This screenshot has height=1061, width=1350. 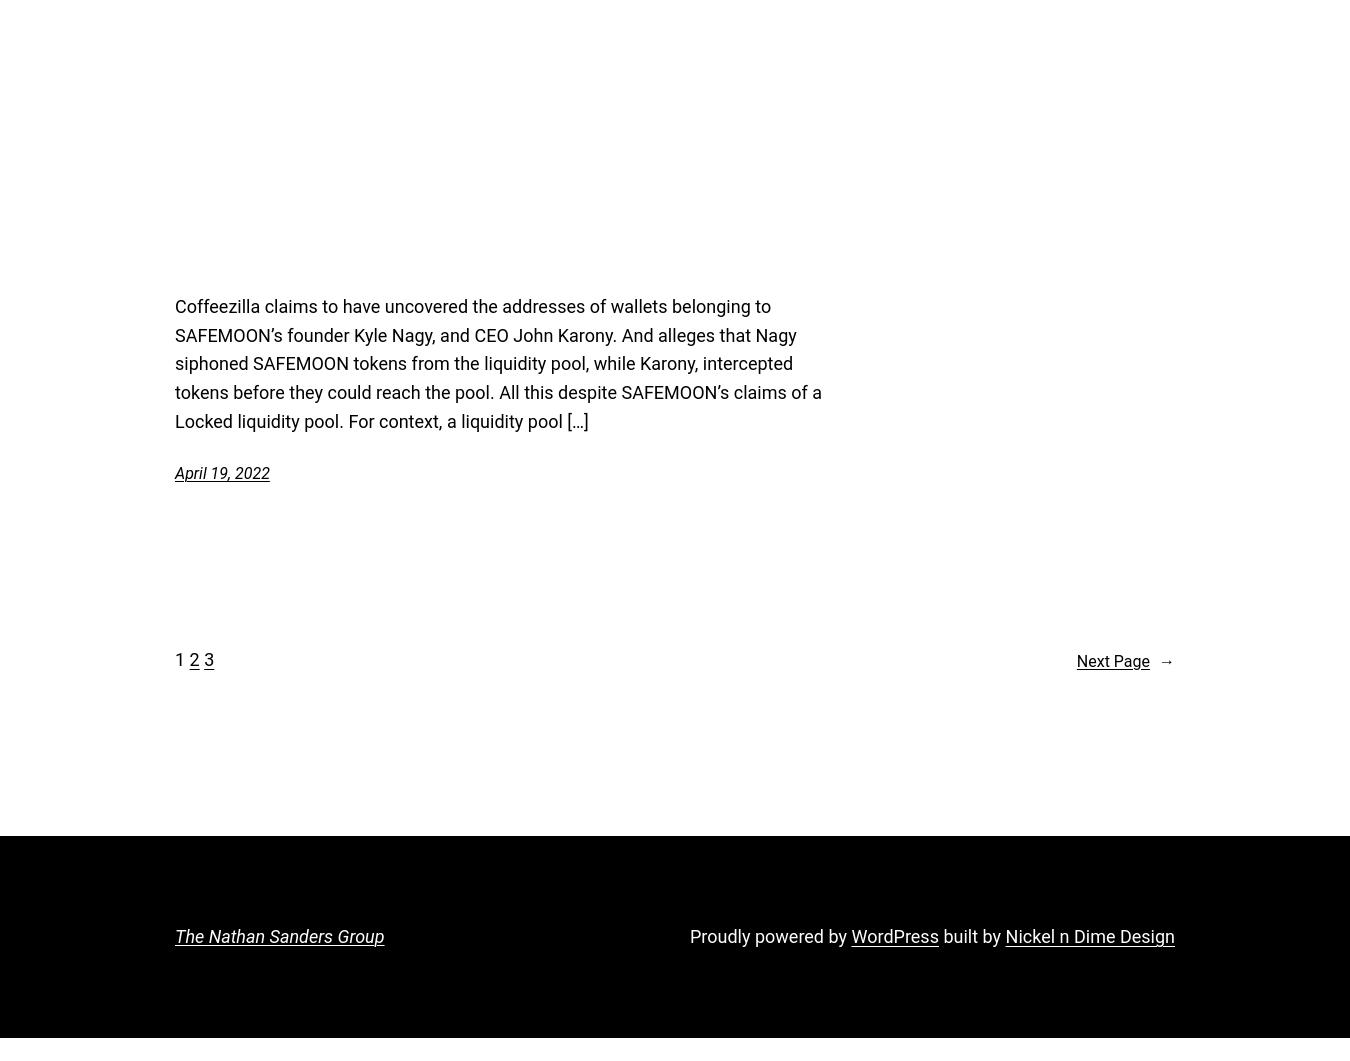 What do you see at coordinates (221, 472) in the screenshot?
I see `'April 19, 2022'` at bounding box center [221, 472].